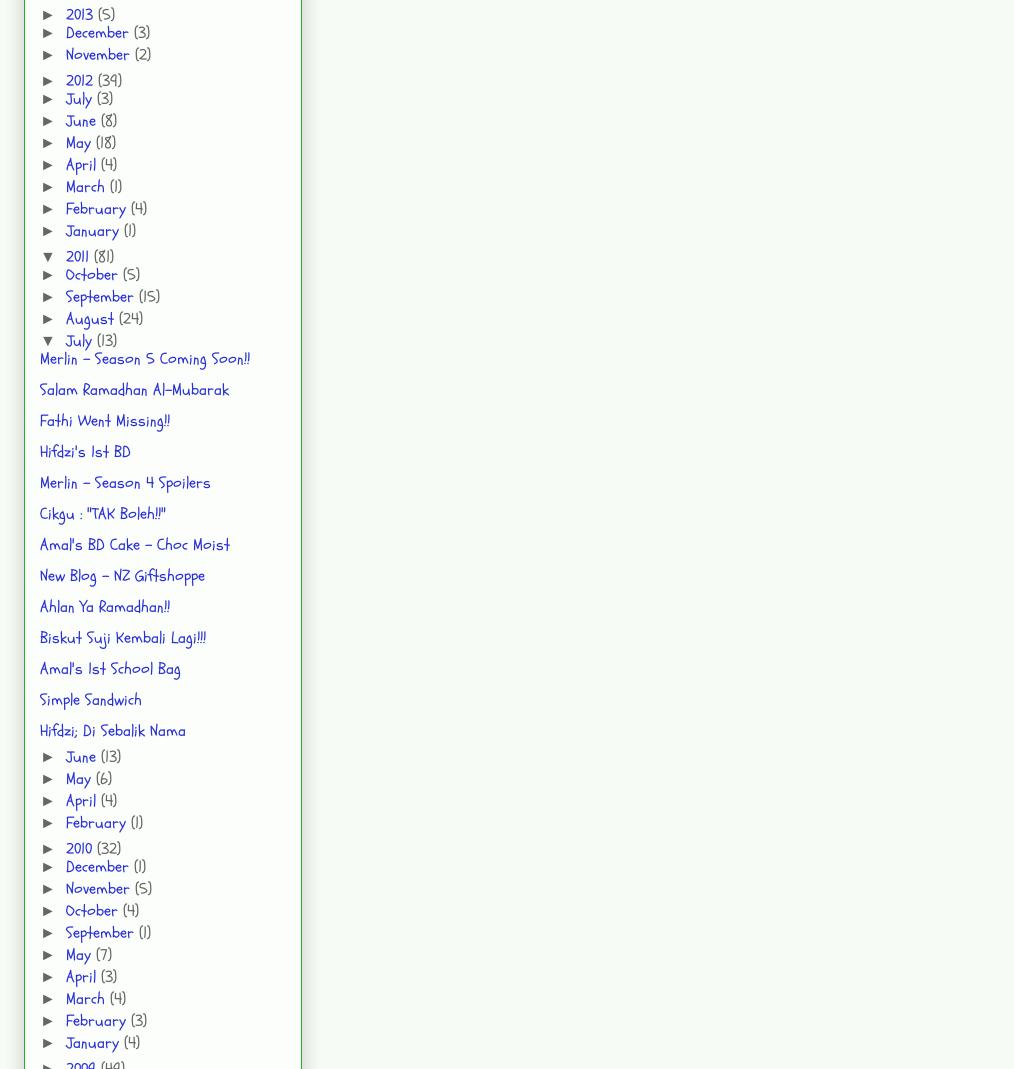 The width and height of the screenshot is (1014, 1069). I want to click on 'Biskut Suji Kembali Lagi!!!', so click(122, 637).